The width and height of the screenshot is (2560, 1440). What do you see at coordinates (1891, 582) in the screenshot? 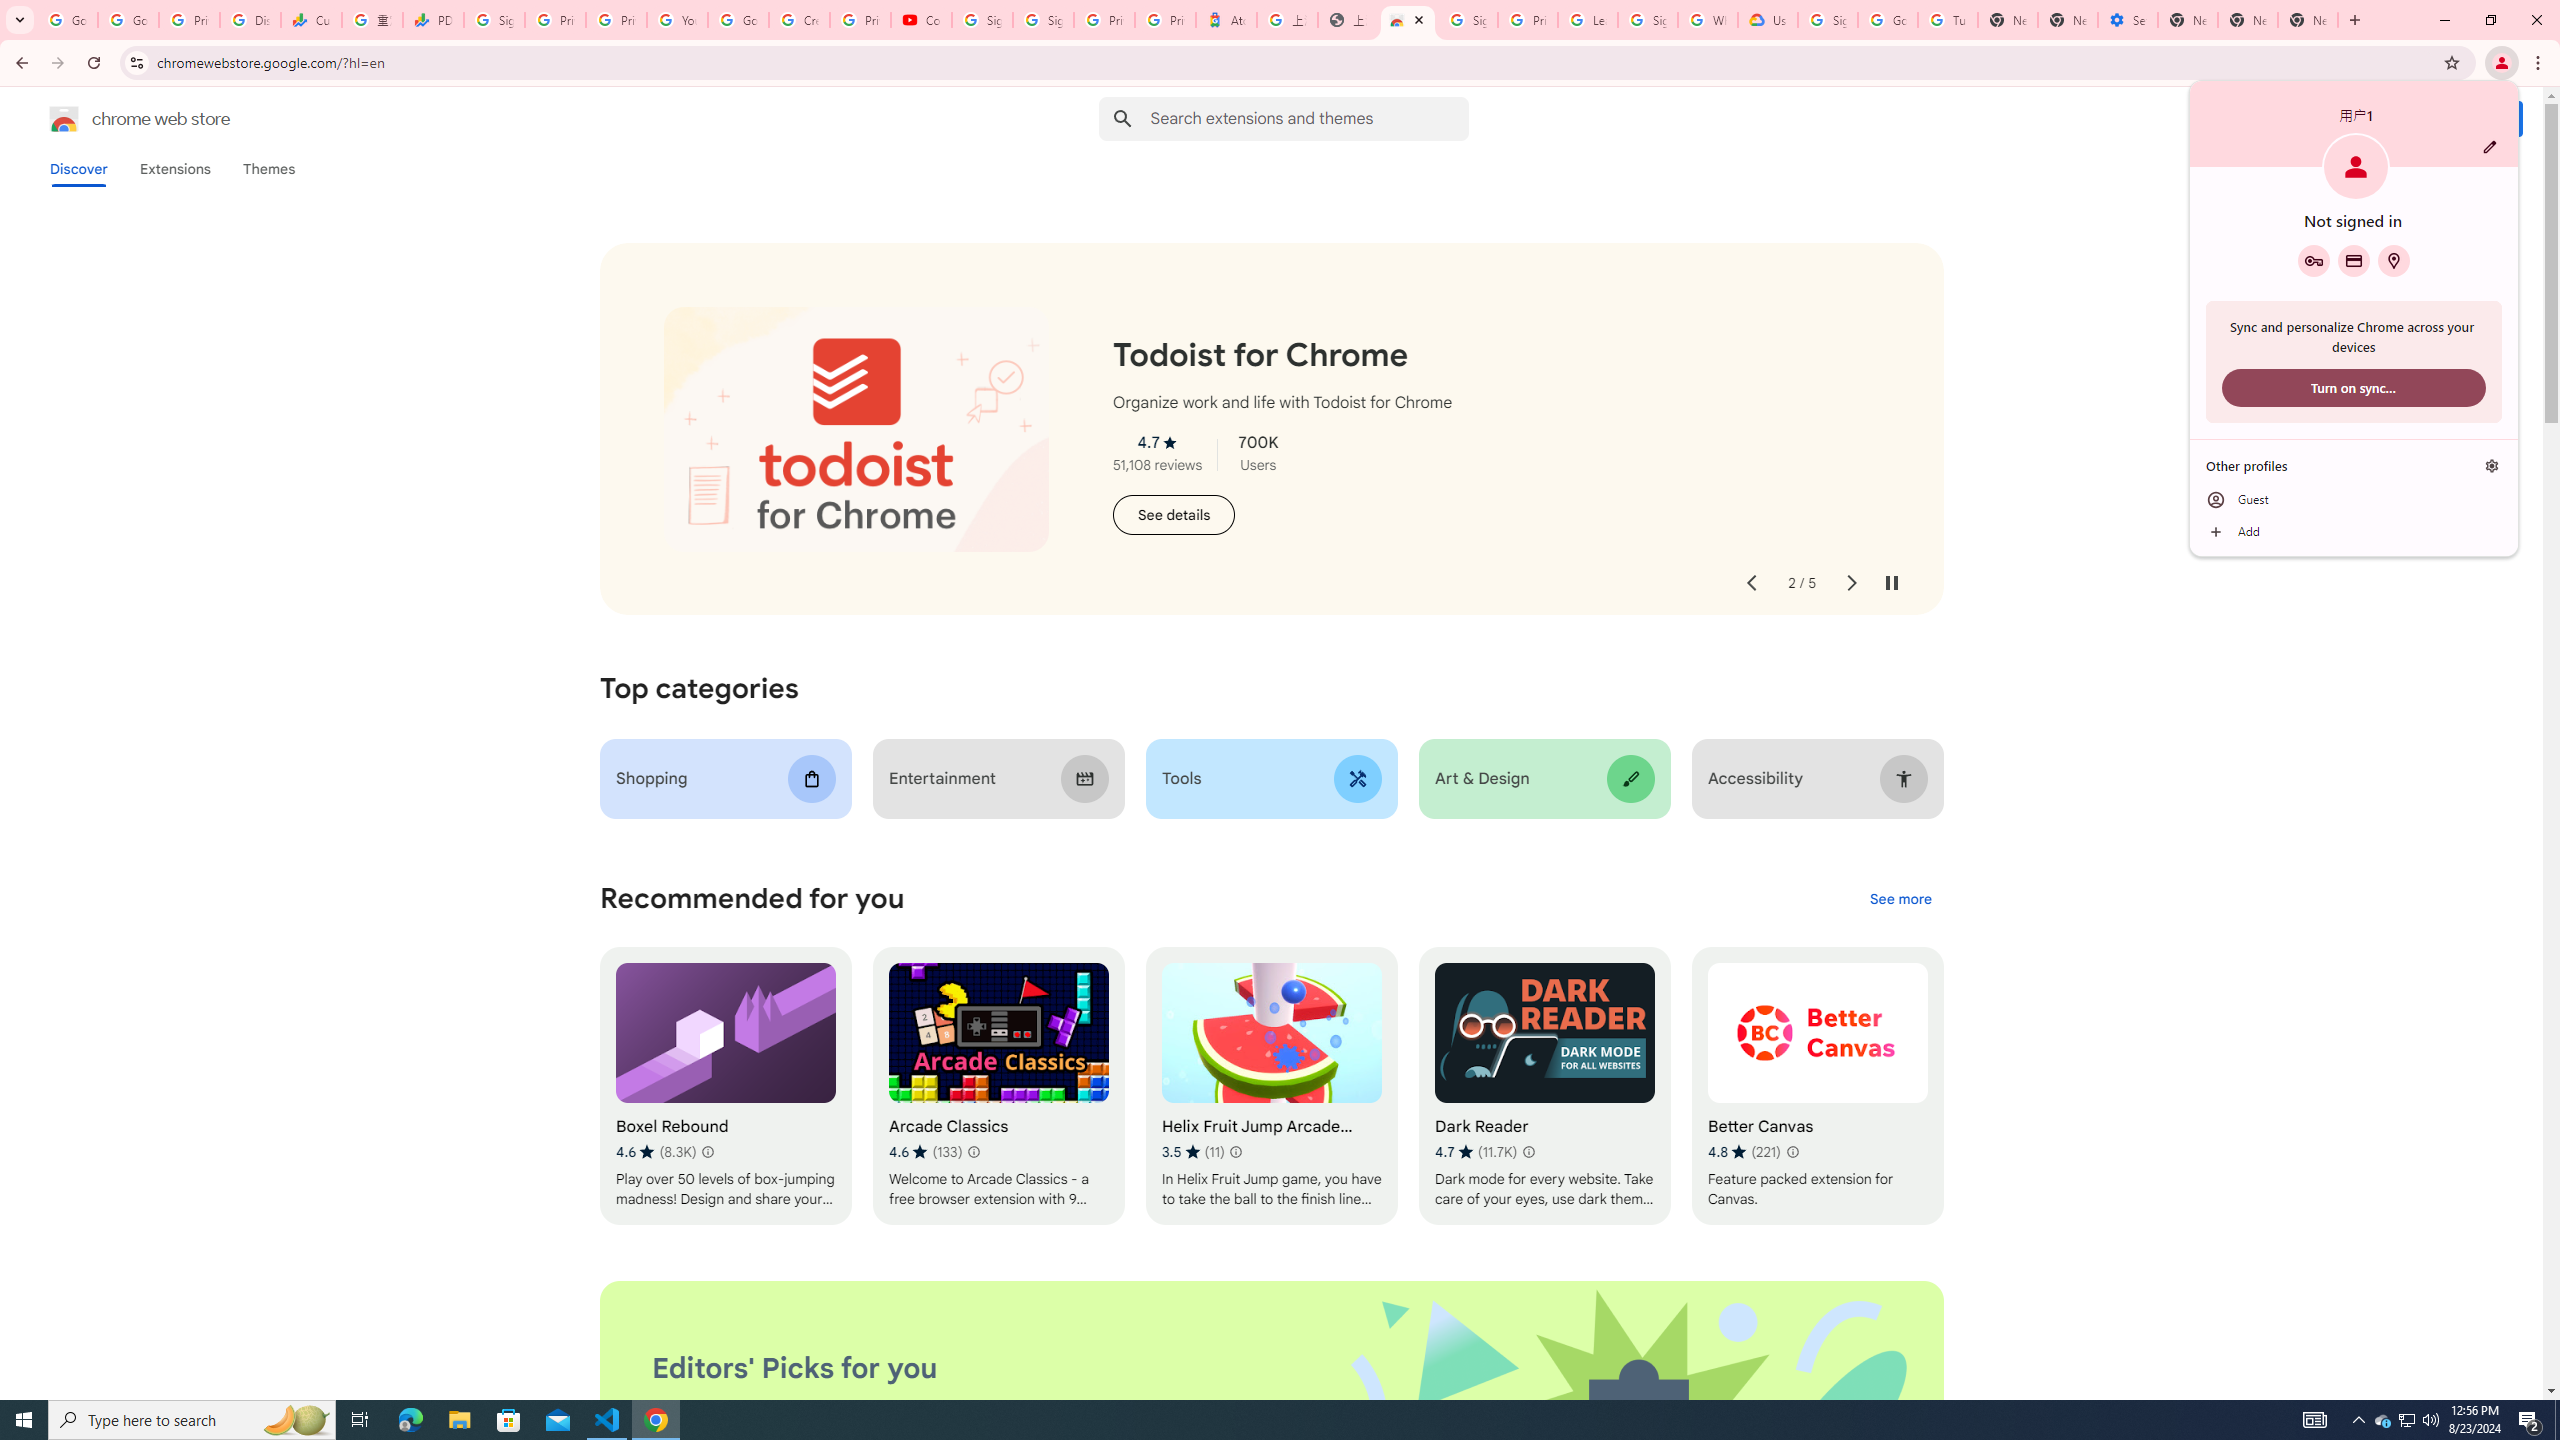
I see `'Pause auto-play'` at bounding box center [1891, 582].